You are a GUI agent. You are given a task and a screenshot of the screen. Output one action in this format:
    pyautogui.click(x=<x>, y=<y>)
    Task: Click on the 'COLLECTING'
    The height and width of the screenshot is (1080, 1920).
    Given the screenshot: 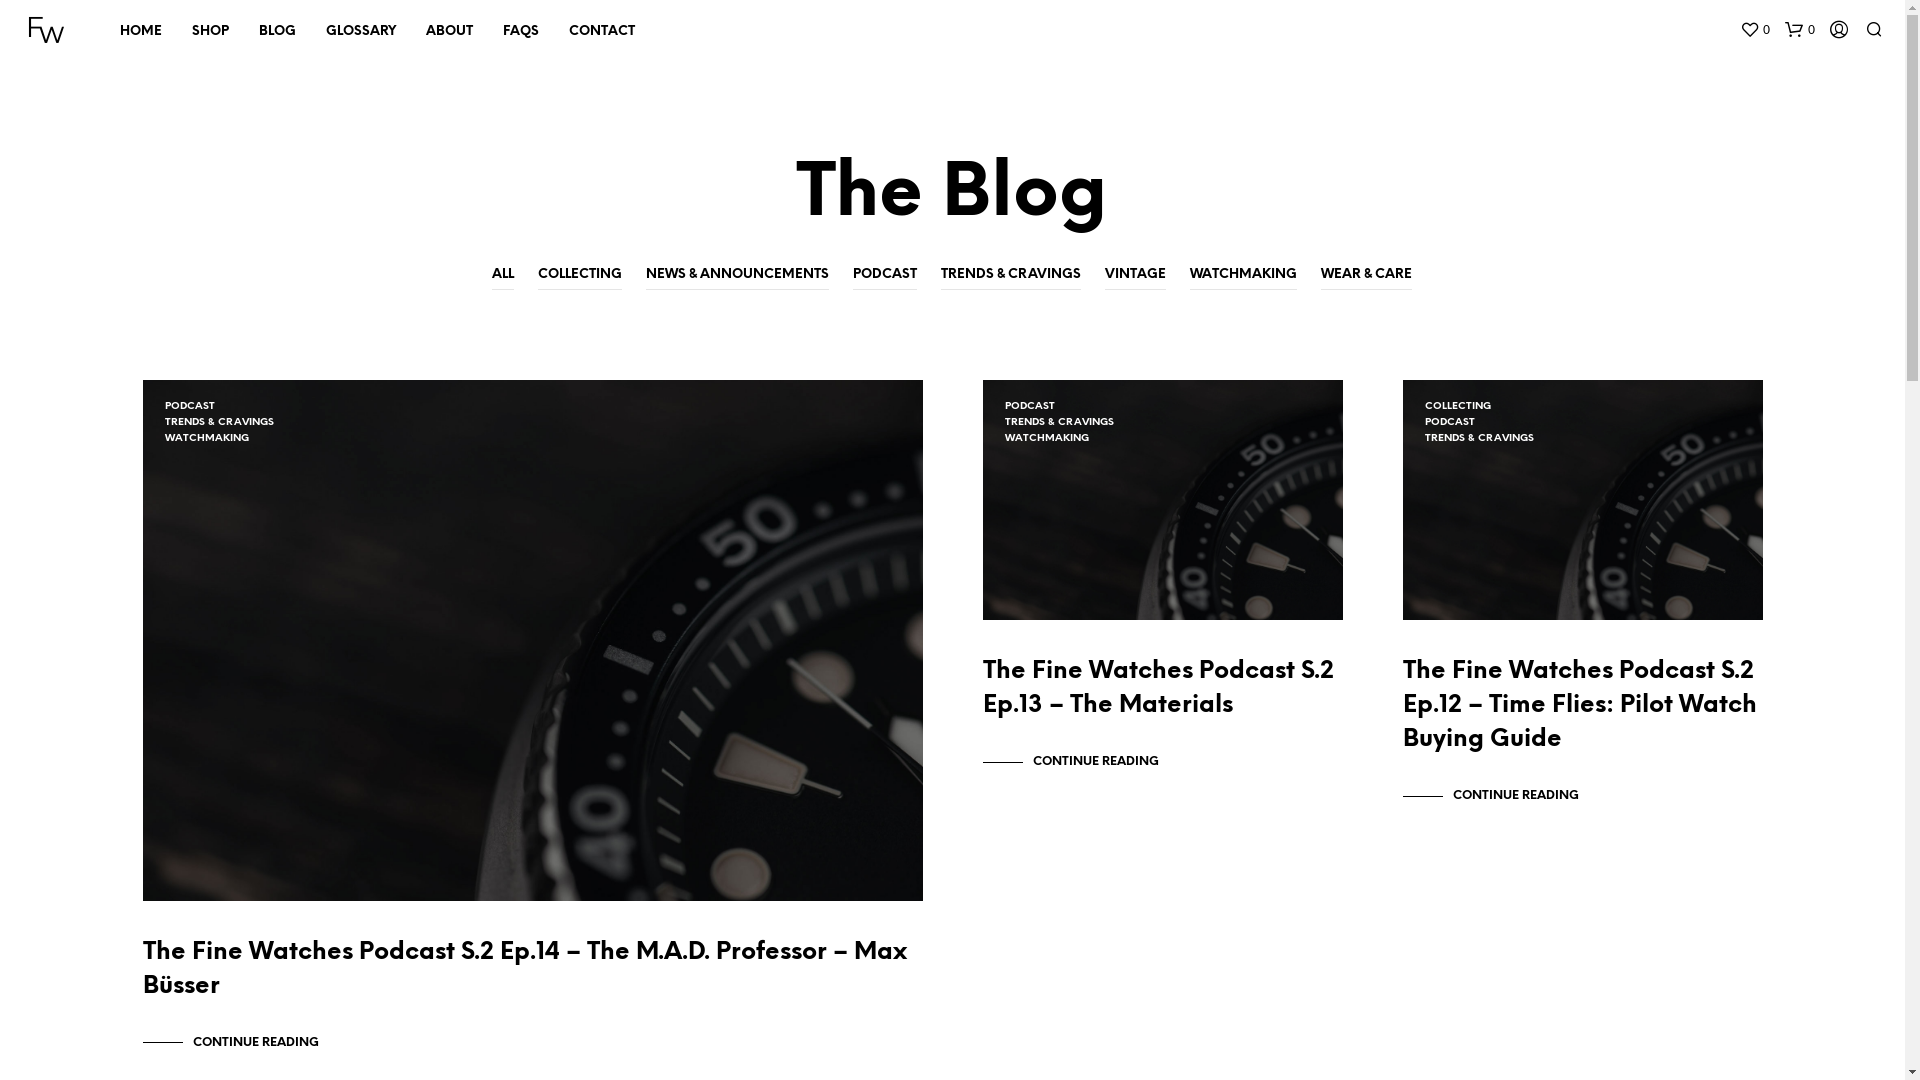 What is the action you would take?
    pyautogui.click(x=579, y=275)
    